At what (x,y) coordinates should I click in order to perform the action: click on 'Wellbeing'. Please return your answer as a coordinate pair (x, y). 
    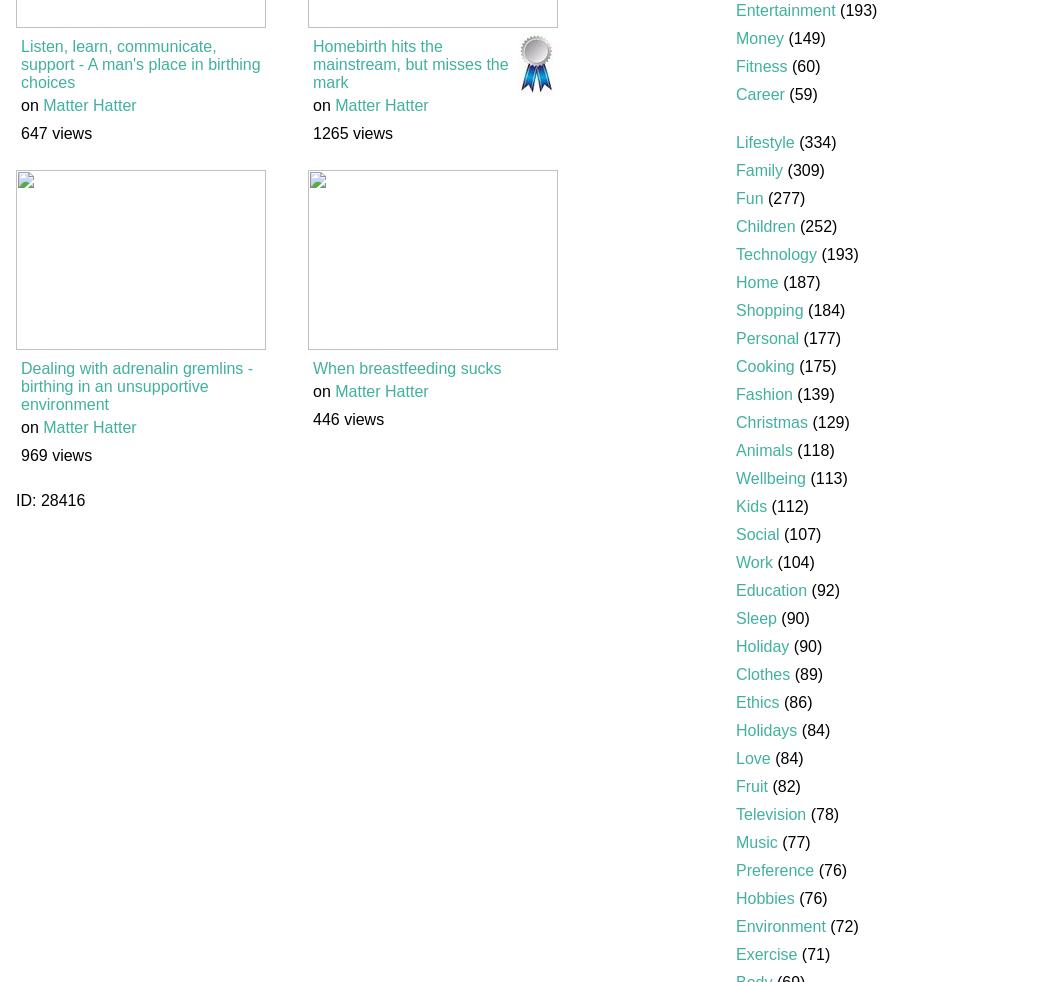
    Looking at the image, I should click on (770, 478).